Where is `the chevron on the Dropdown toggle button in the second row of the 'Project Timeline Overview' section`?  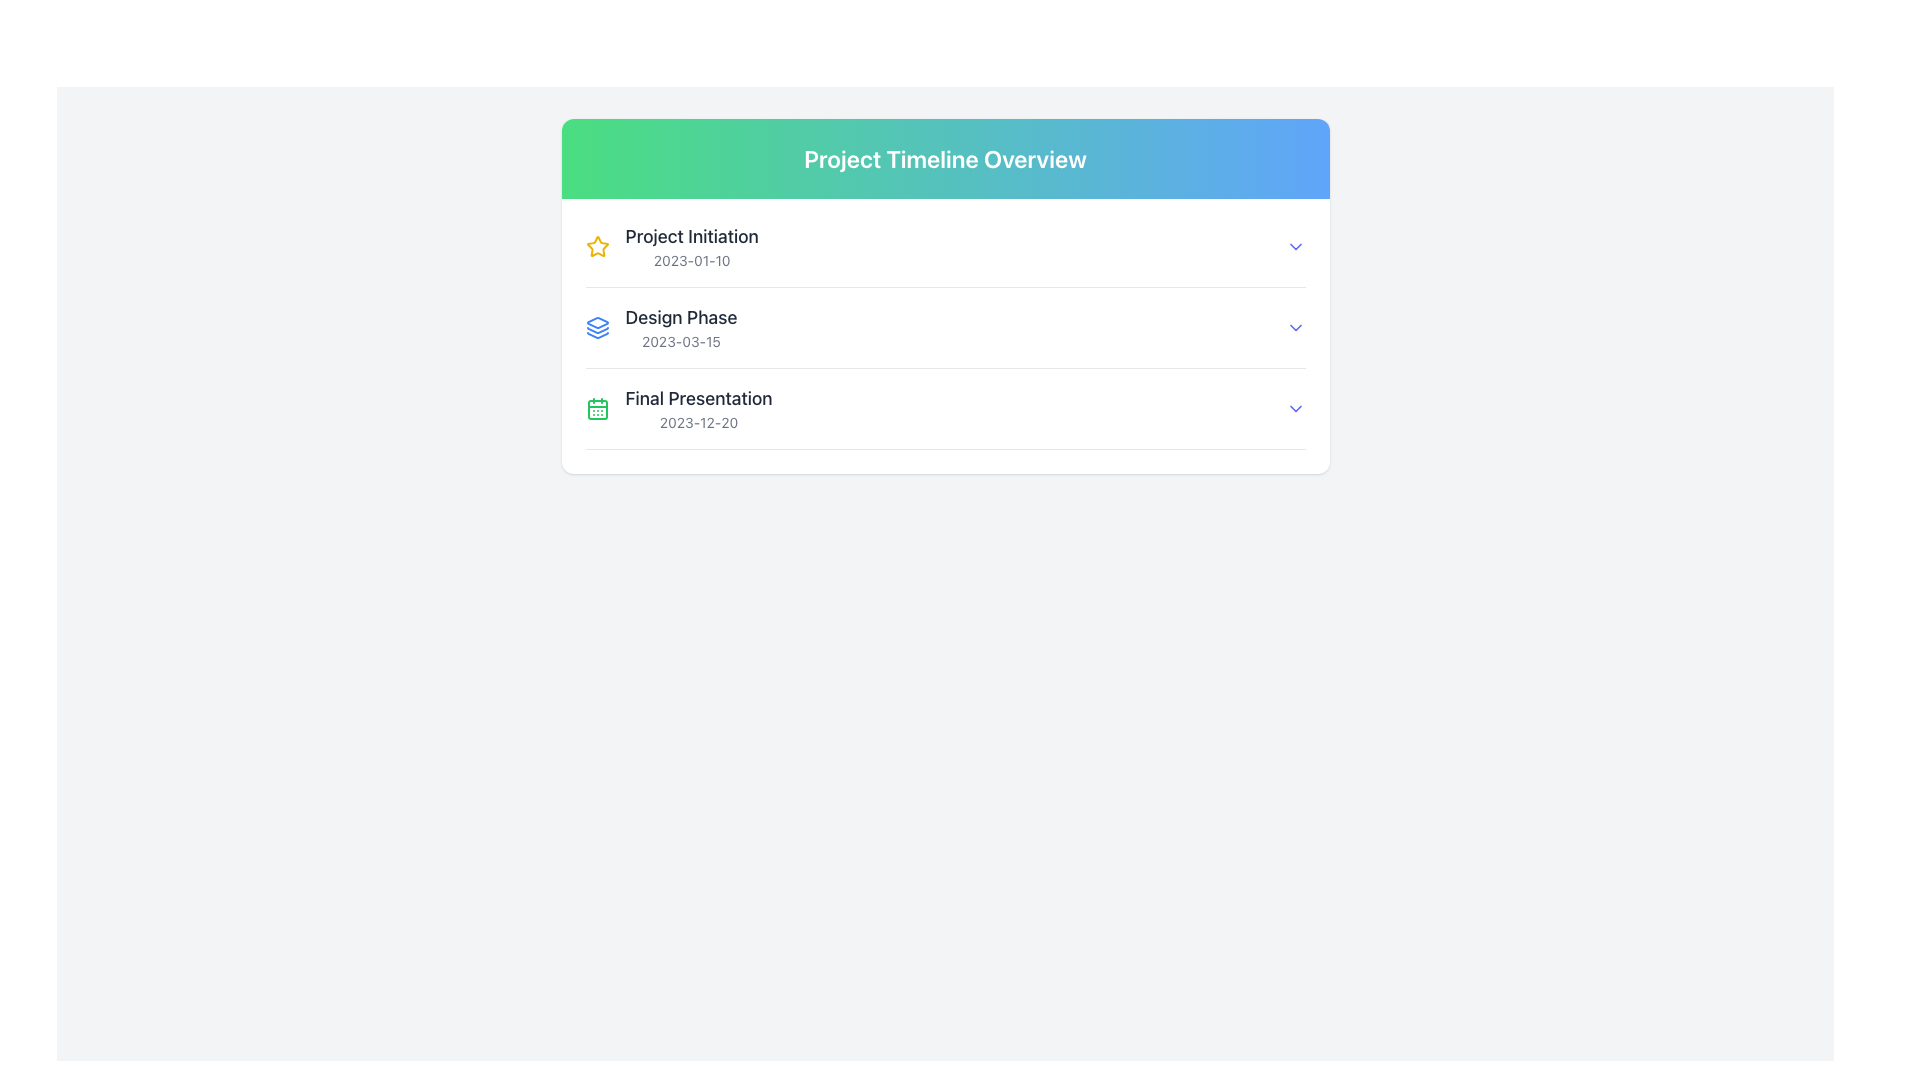
the chevron on the Dropdown toggle button in the second row of the 'Project Timeline Overview' section is located at coordinates (1295, 326).